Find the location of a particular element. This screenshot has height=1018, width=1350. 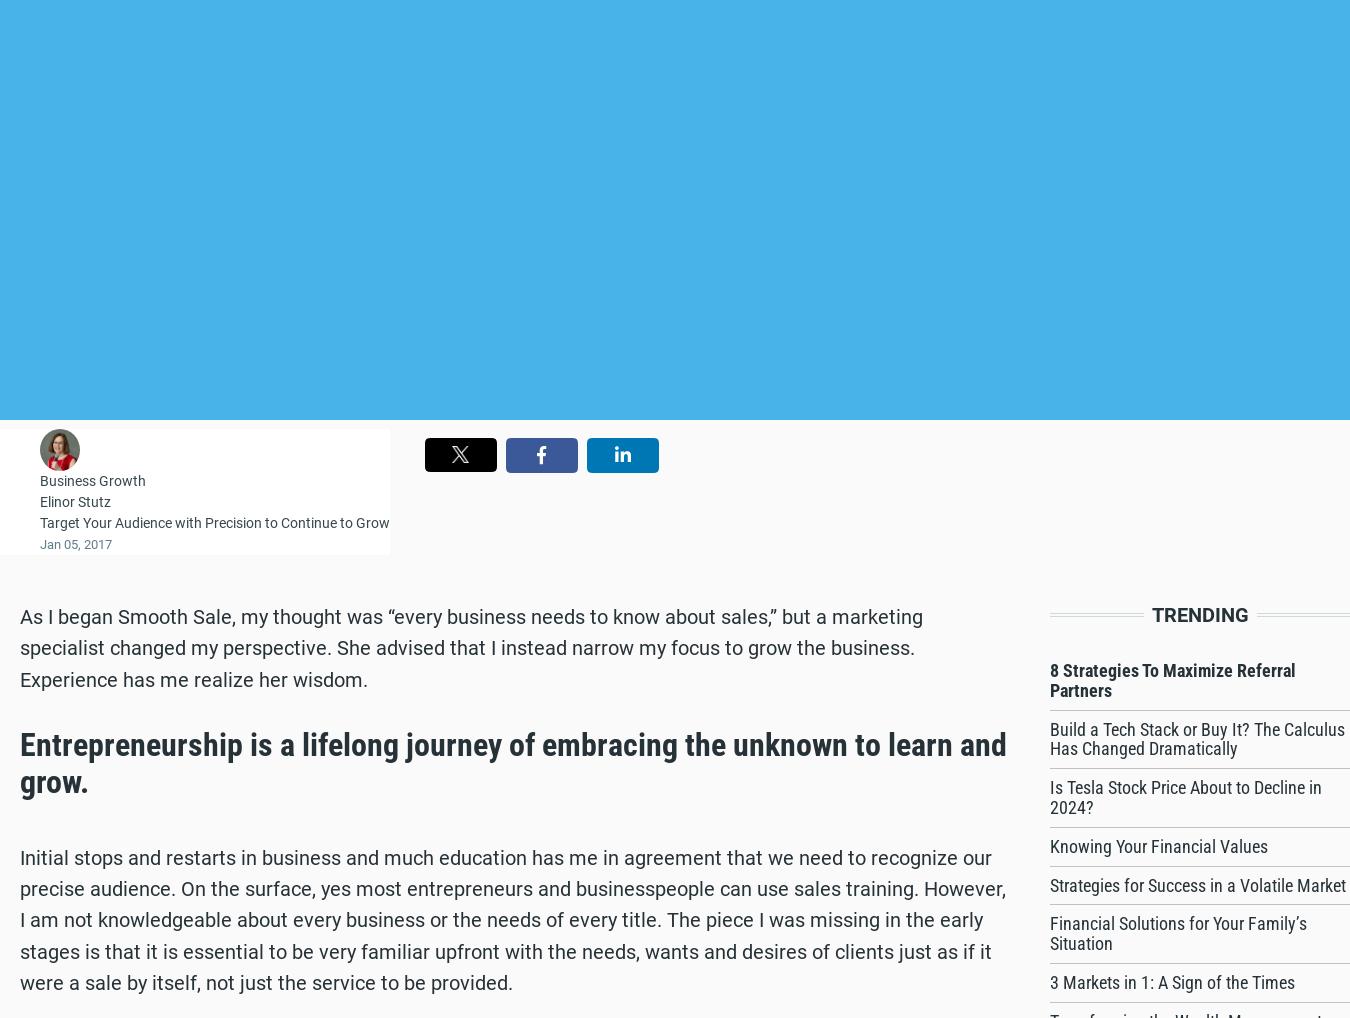

'Jan 05, 2017' is located at coordinates (75, 542).